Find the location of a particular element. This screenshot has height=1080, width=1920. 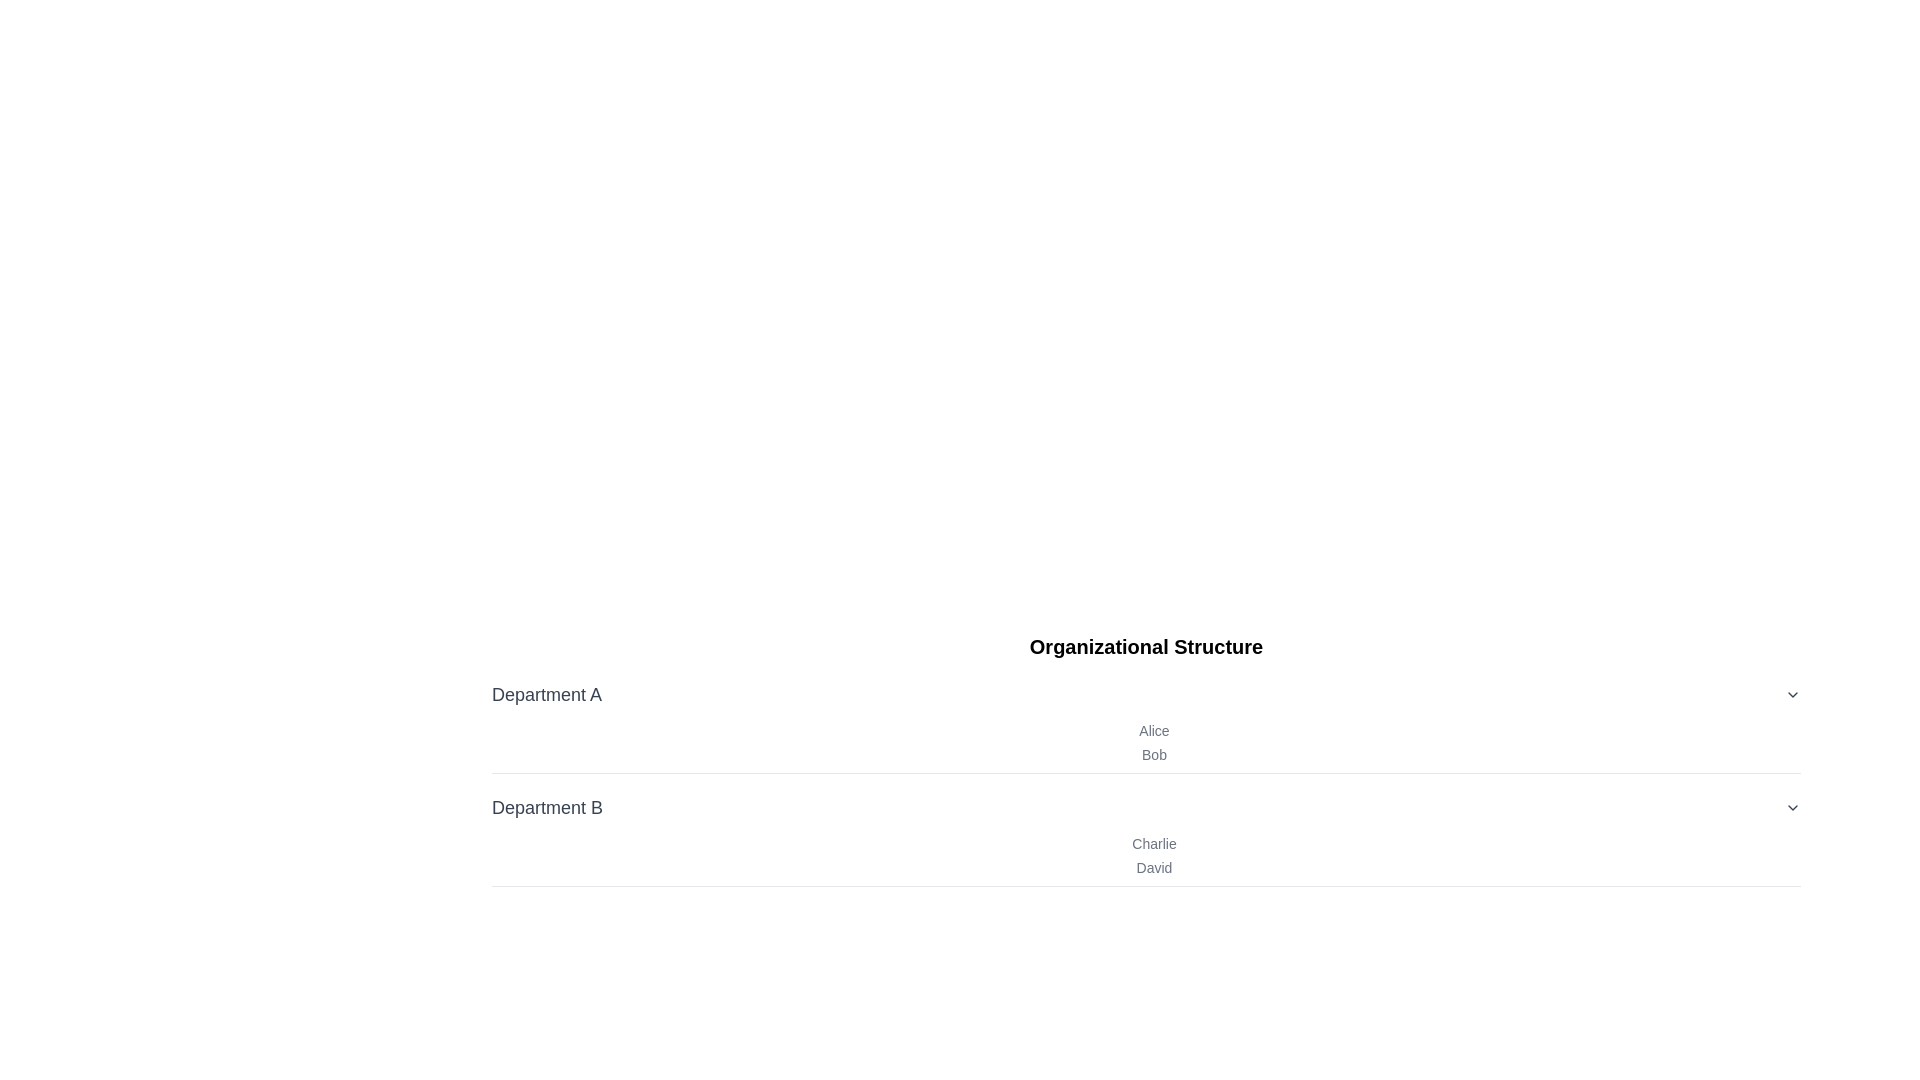

the Dropdown trigger labeled 'Department B' which features a downward chevron is located at coordinates (1146, 806).